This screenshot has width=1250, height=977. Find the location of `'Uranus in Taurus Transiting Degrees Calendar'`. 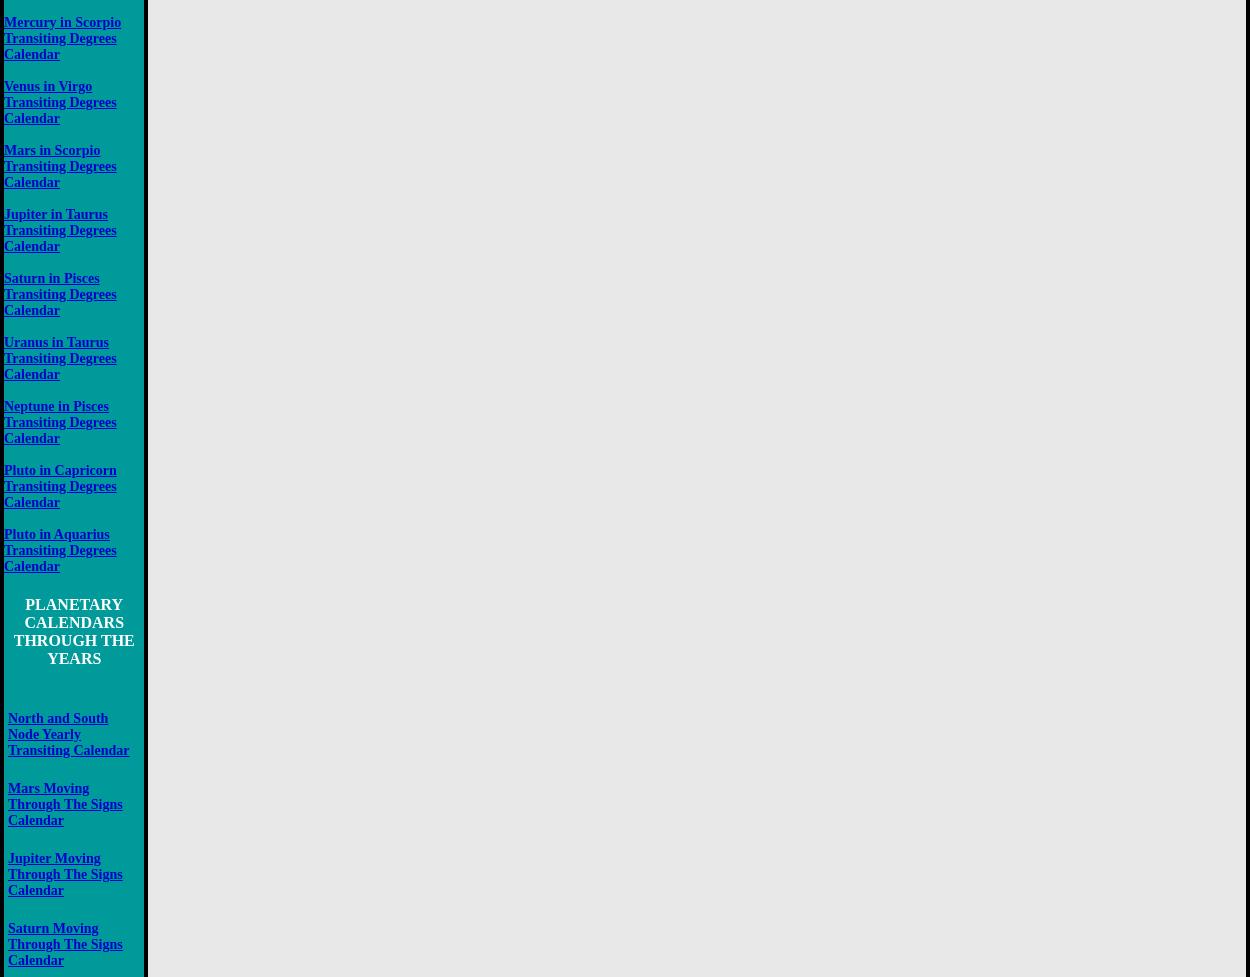

'Uranus in Taurus Transiting Degrees Calendar' is located at coordinates (60, 357).